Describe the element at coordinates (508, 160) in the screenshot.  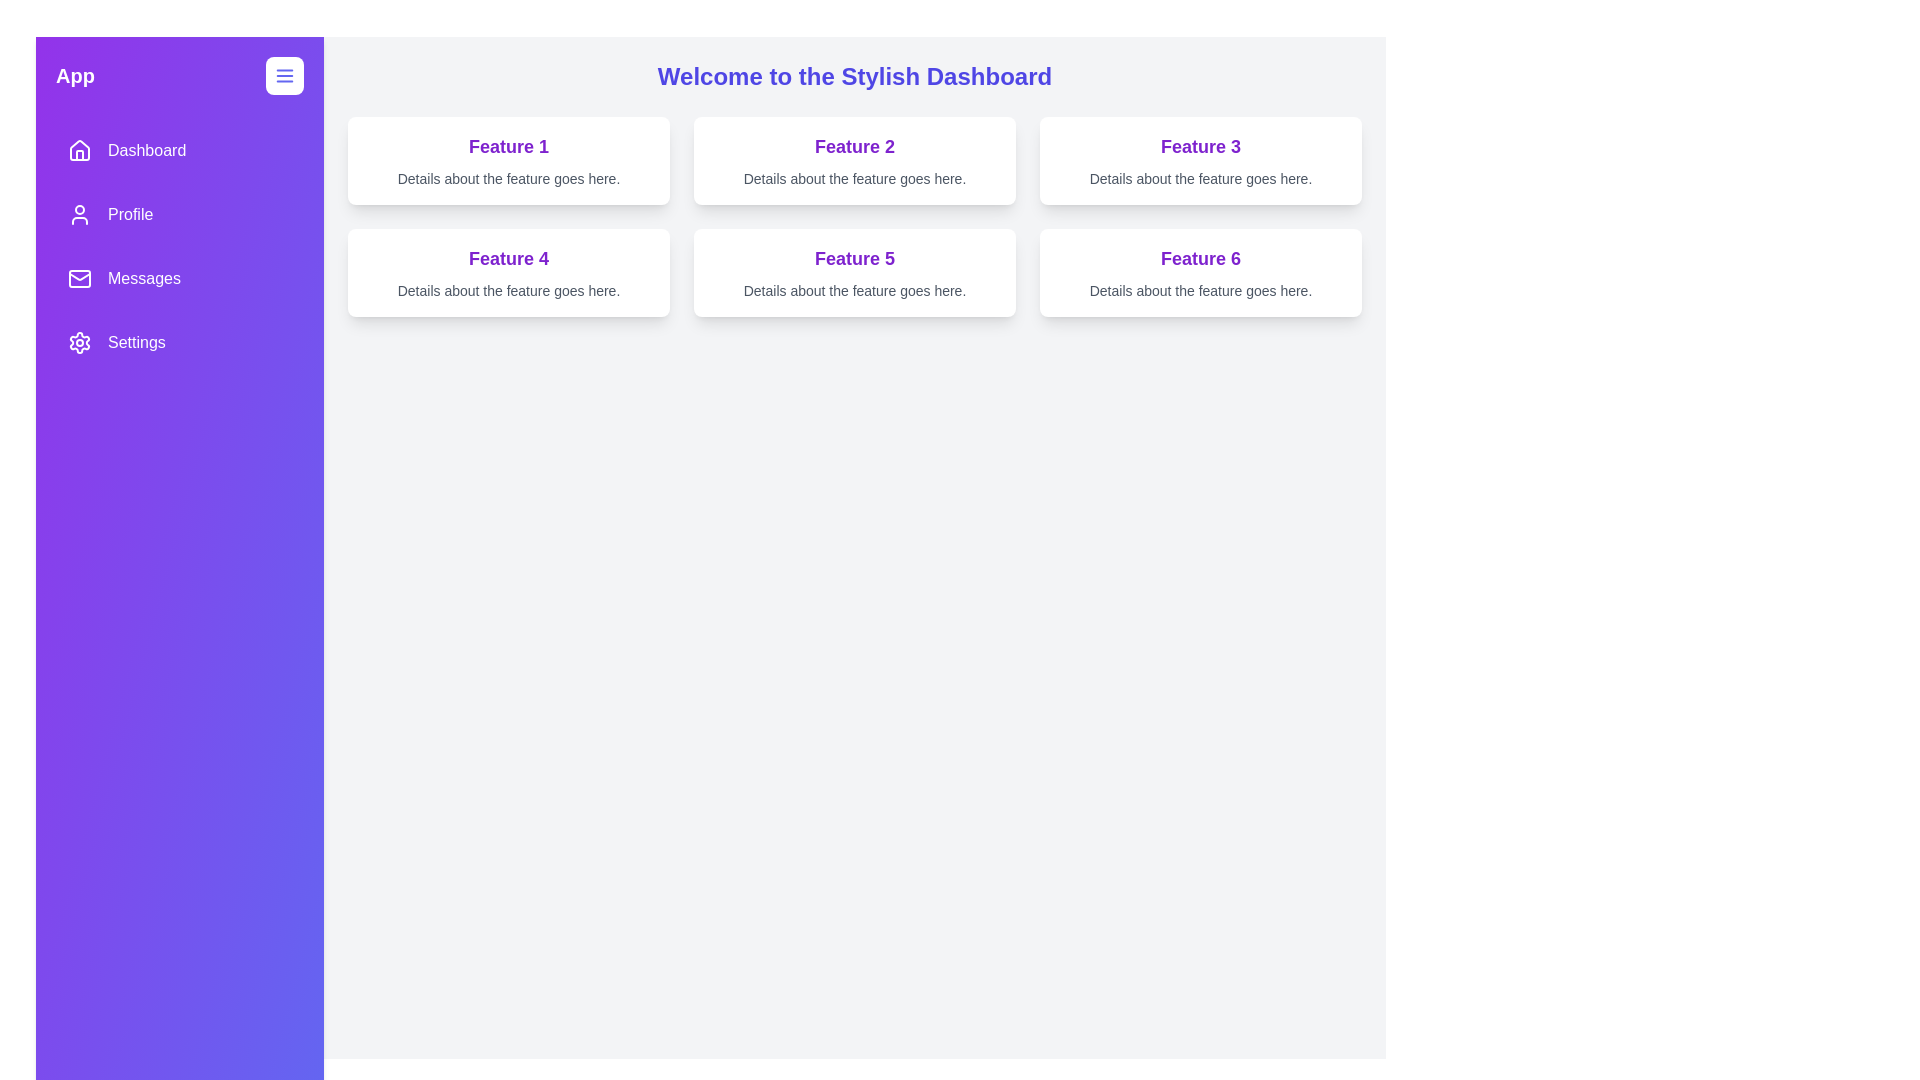
I see `the first card titled 'Feature 1' with a white background and shadow effects, located in the top-left corner of the grid layout` at that location.